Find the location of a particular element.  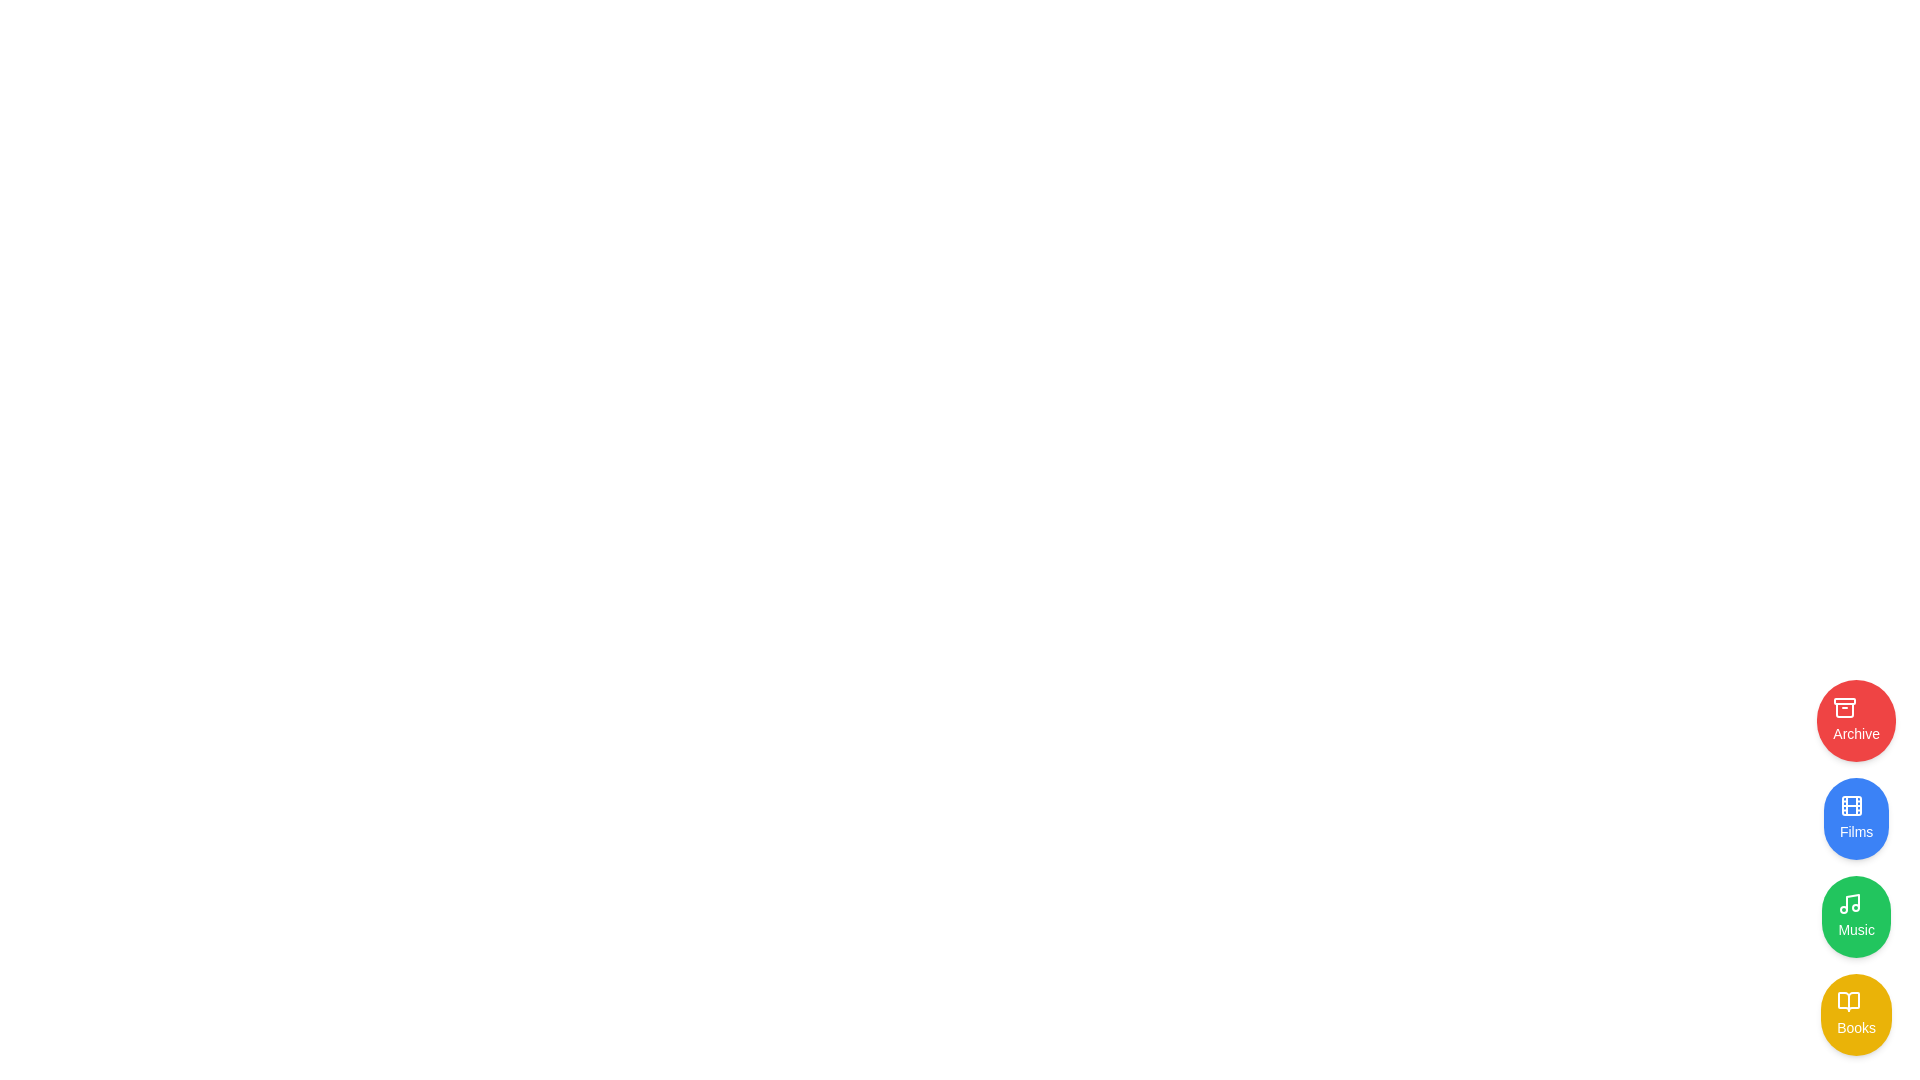

the text label 'Books', which is the only visible text inside the yellow circular button at the bottom of the vertical stack of menu options is located at coordinates (1855, 1028).